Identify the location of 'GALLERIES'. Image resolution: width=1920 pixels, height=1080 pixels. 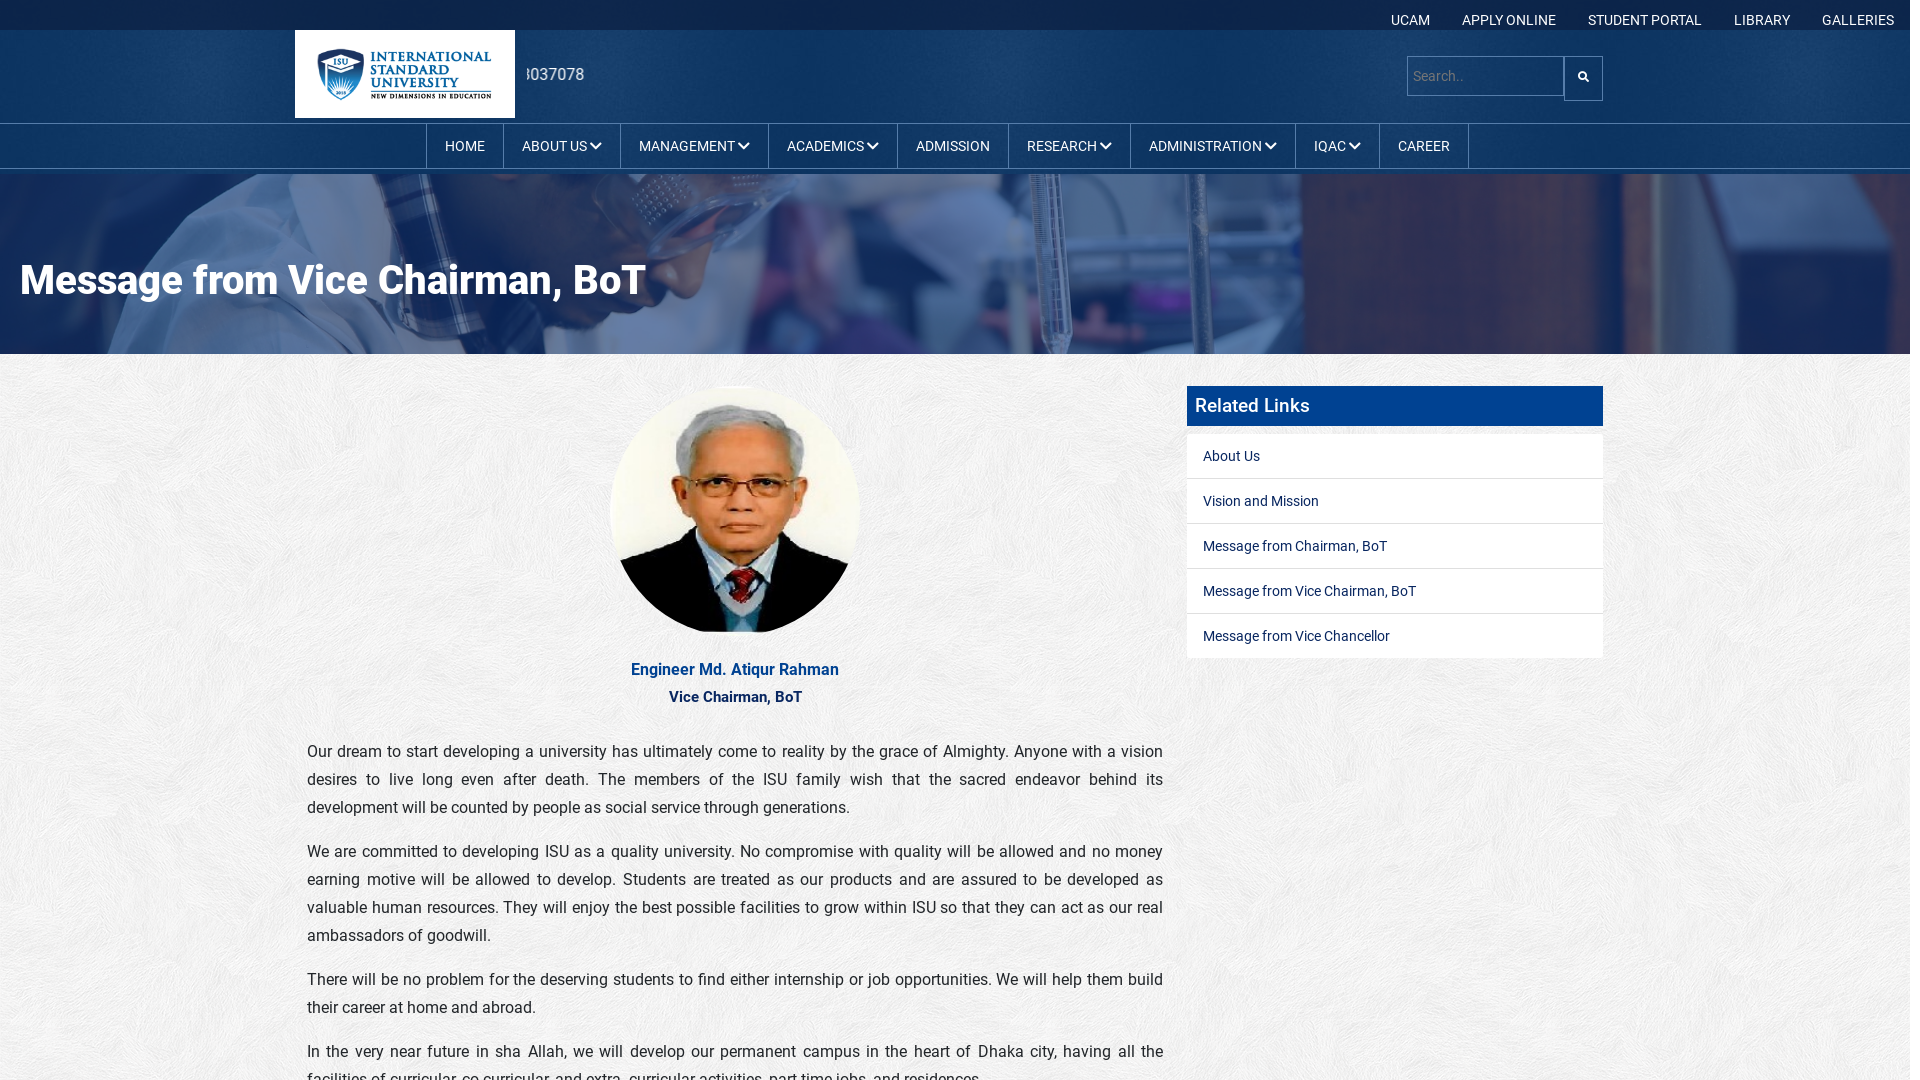
(1856, 19).